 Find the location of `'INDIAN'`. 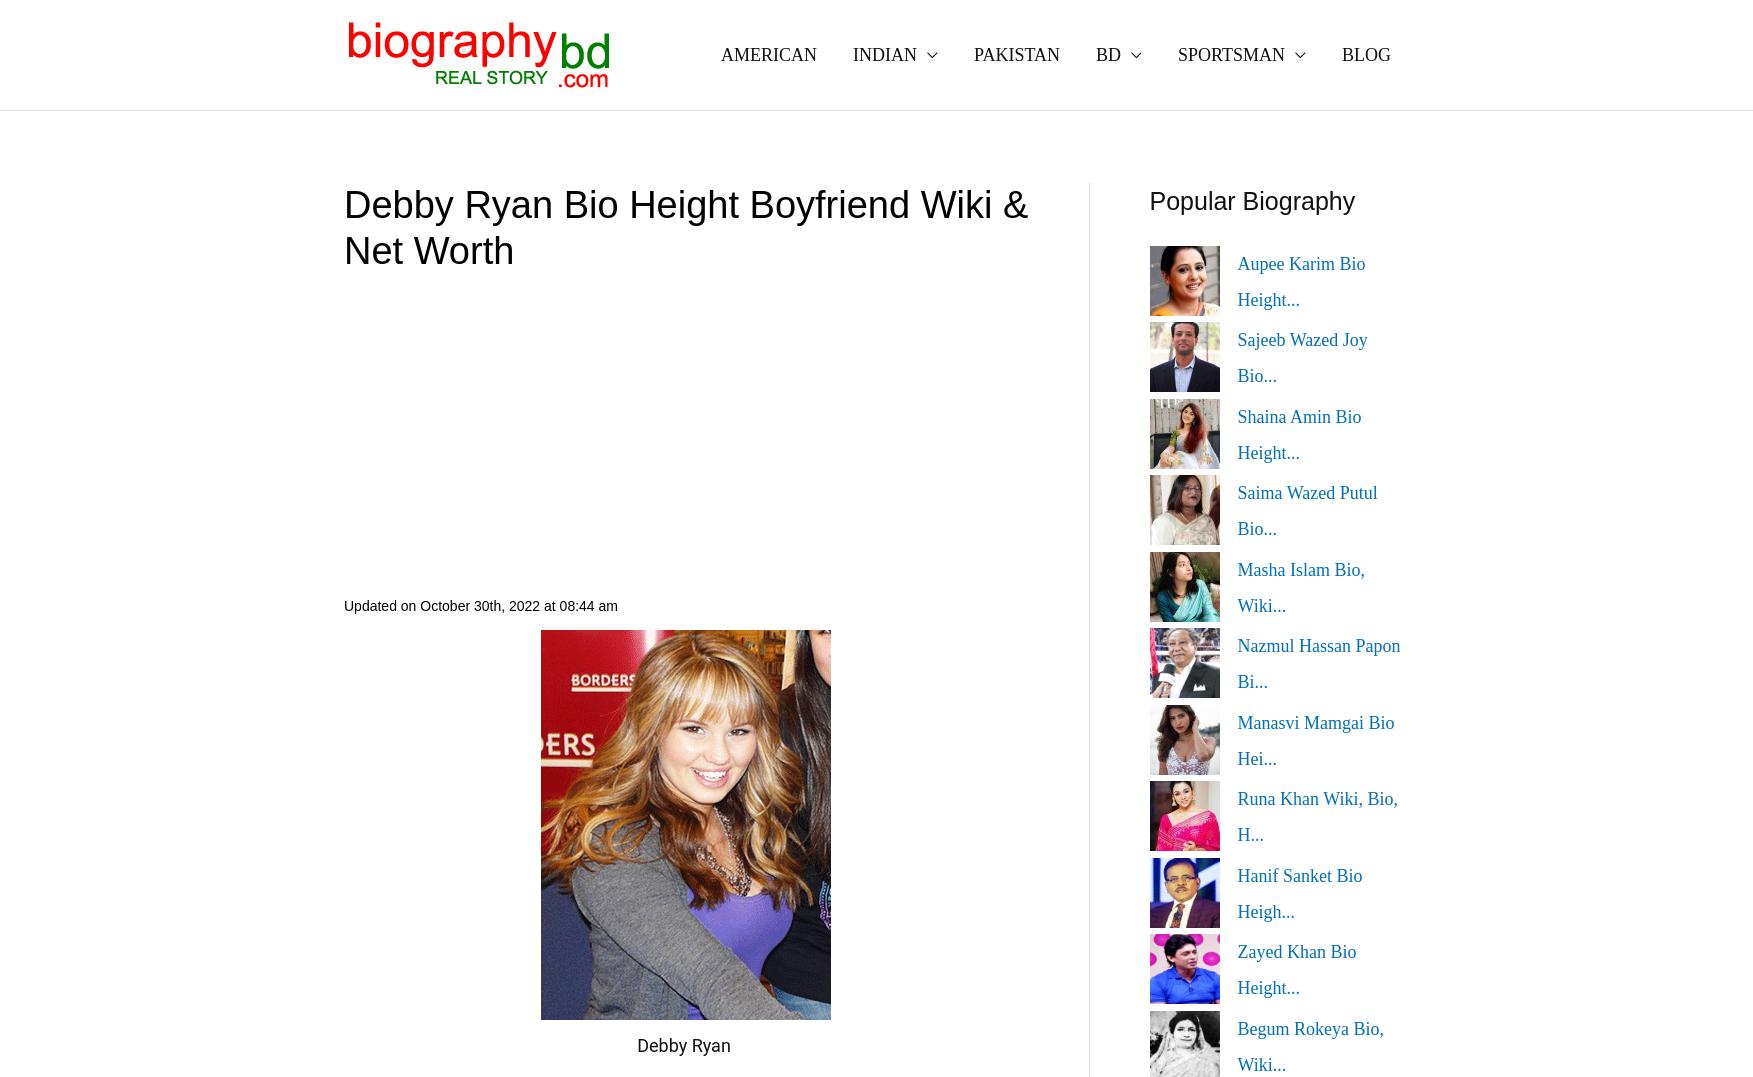

'INDIAN' is located at coordinates (883, 55).